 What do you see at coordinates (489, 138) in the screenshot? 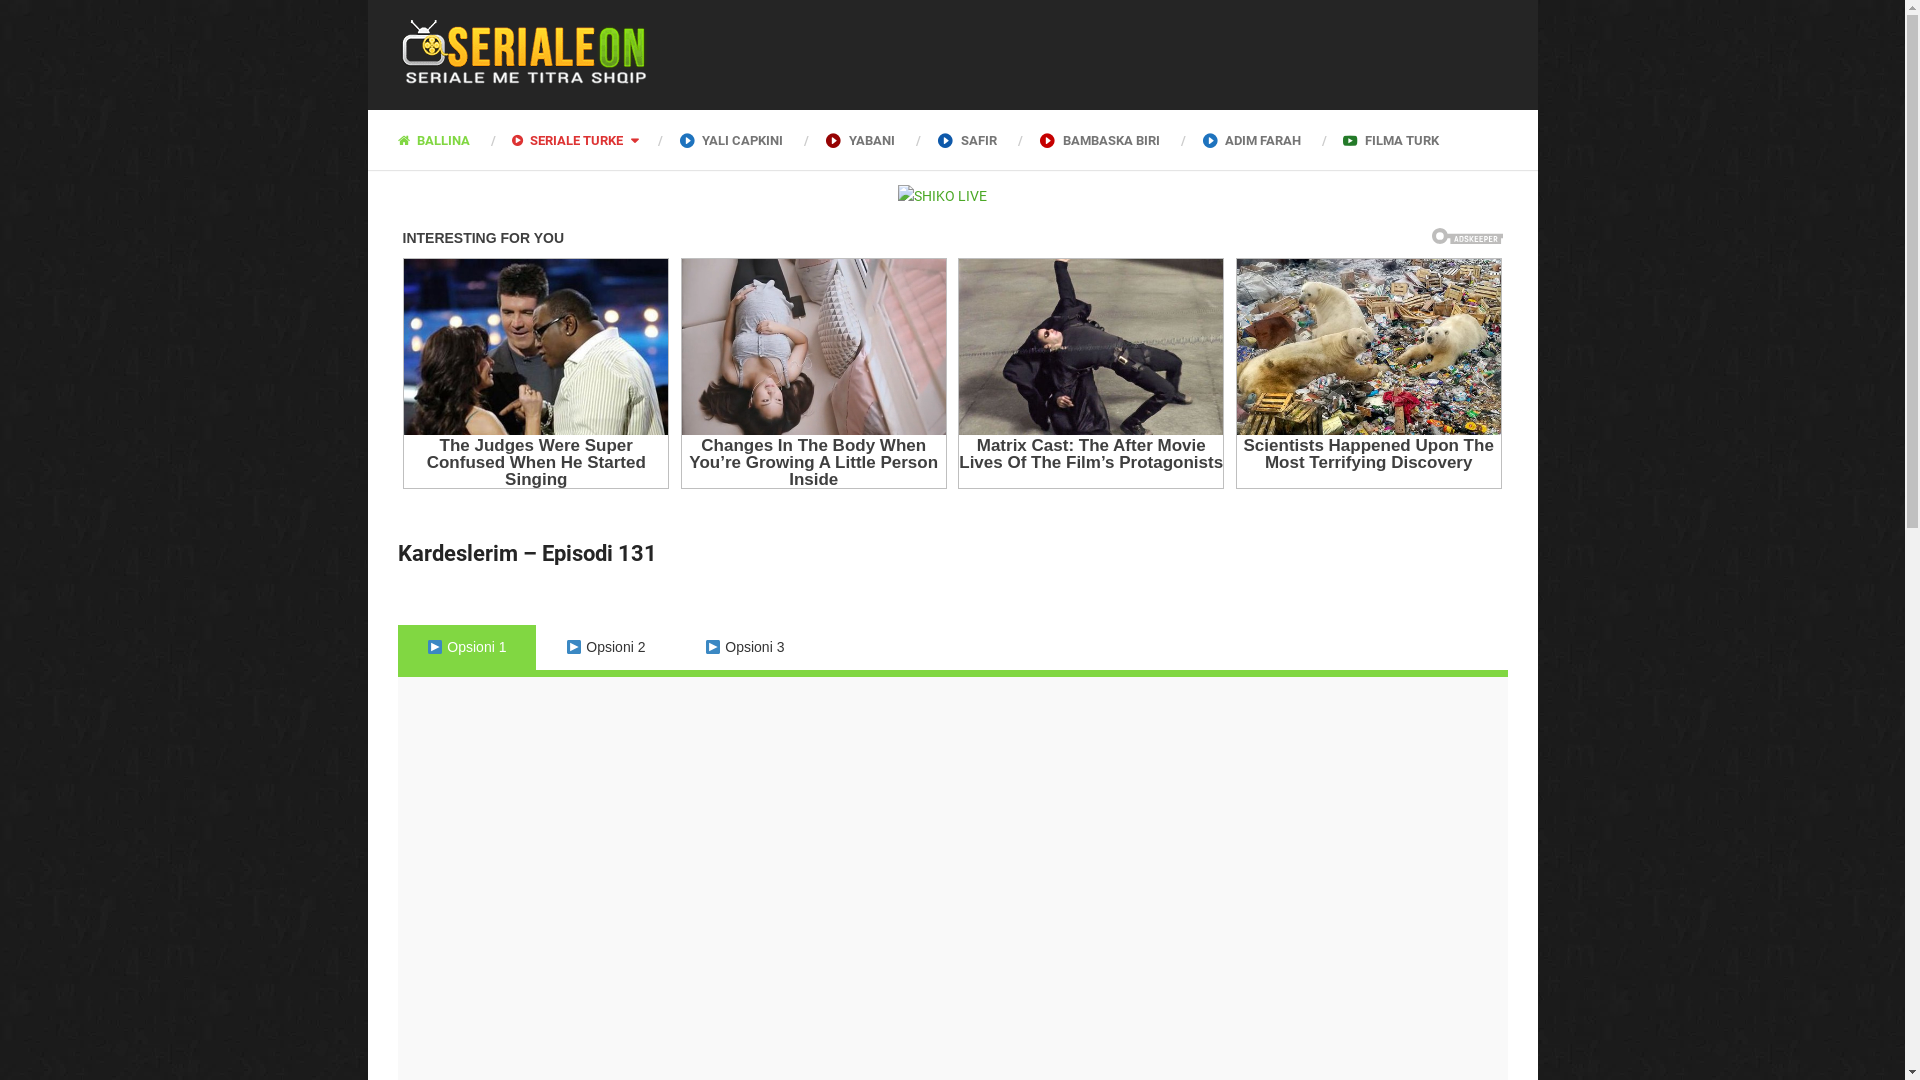
I see `'SERIALE TURKE'` at bounding box center [489, 138].